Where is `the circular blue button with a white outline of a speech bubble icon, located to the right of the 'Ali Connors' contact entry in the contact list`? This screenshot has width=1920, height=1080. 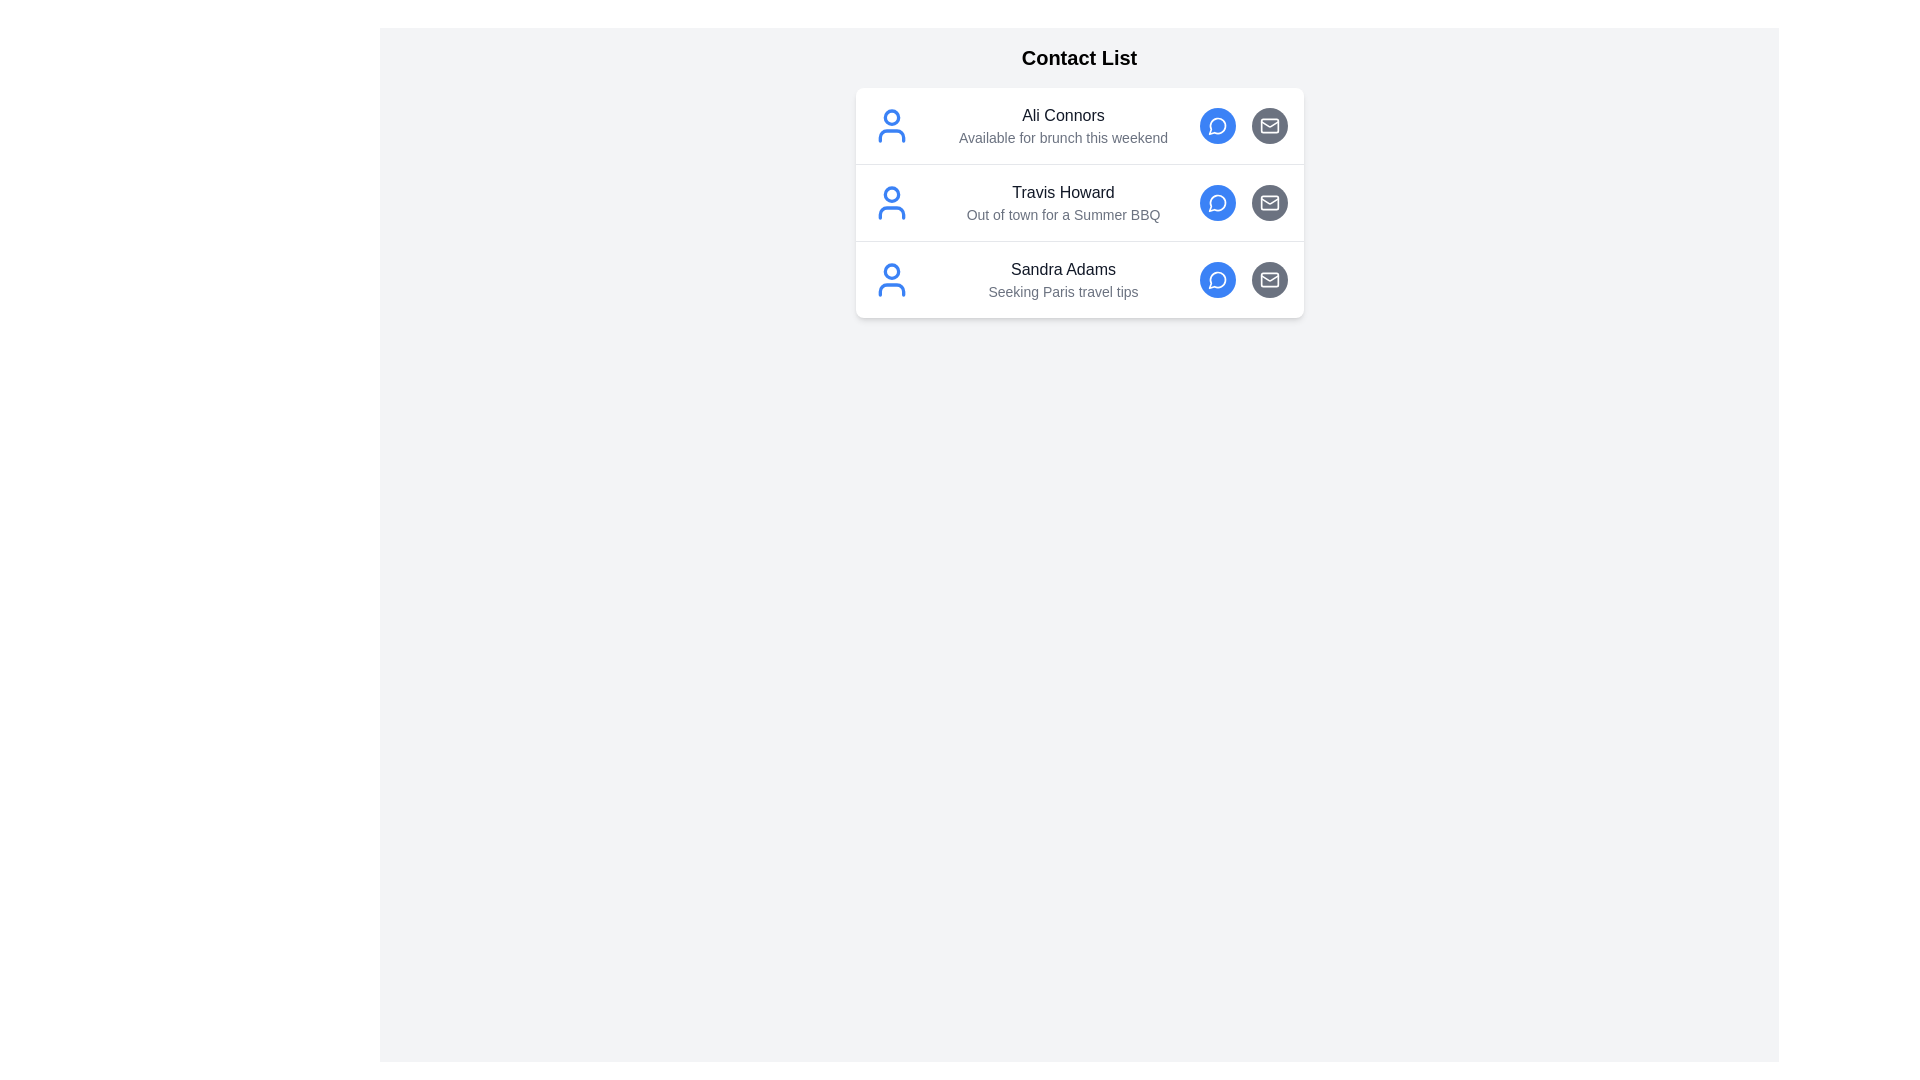
the circular blue button with a white outline of a speech bubble icon, located to the right of the 'Ali Connors' contact entry in the contact list is located at coordinates (1216, 126).